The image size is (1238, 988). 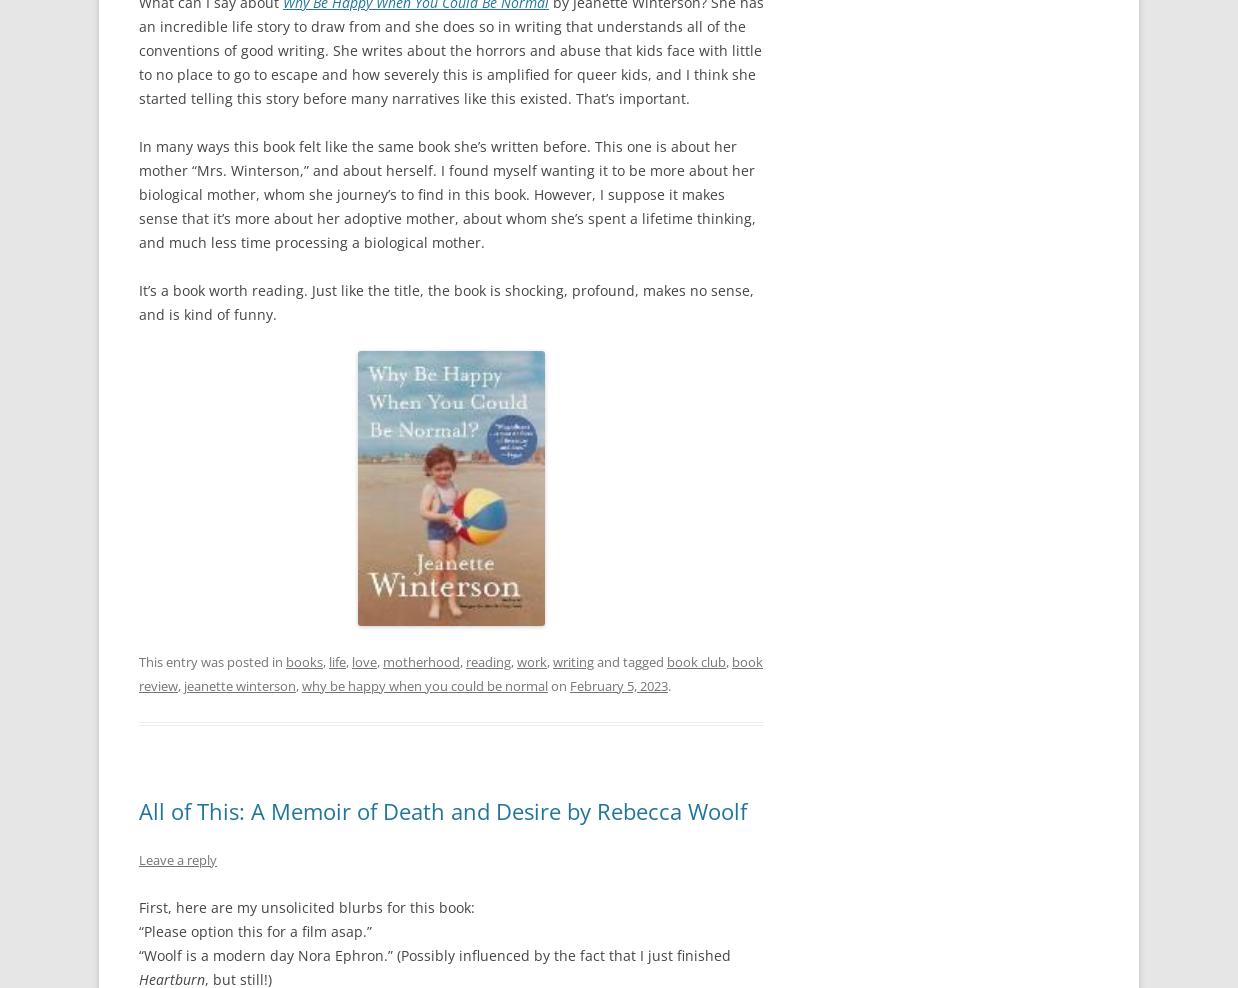 What do you see at coordinates (695, 659) in the screenshot?
I see `'book club'` at bounding box center [695, 659].